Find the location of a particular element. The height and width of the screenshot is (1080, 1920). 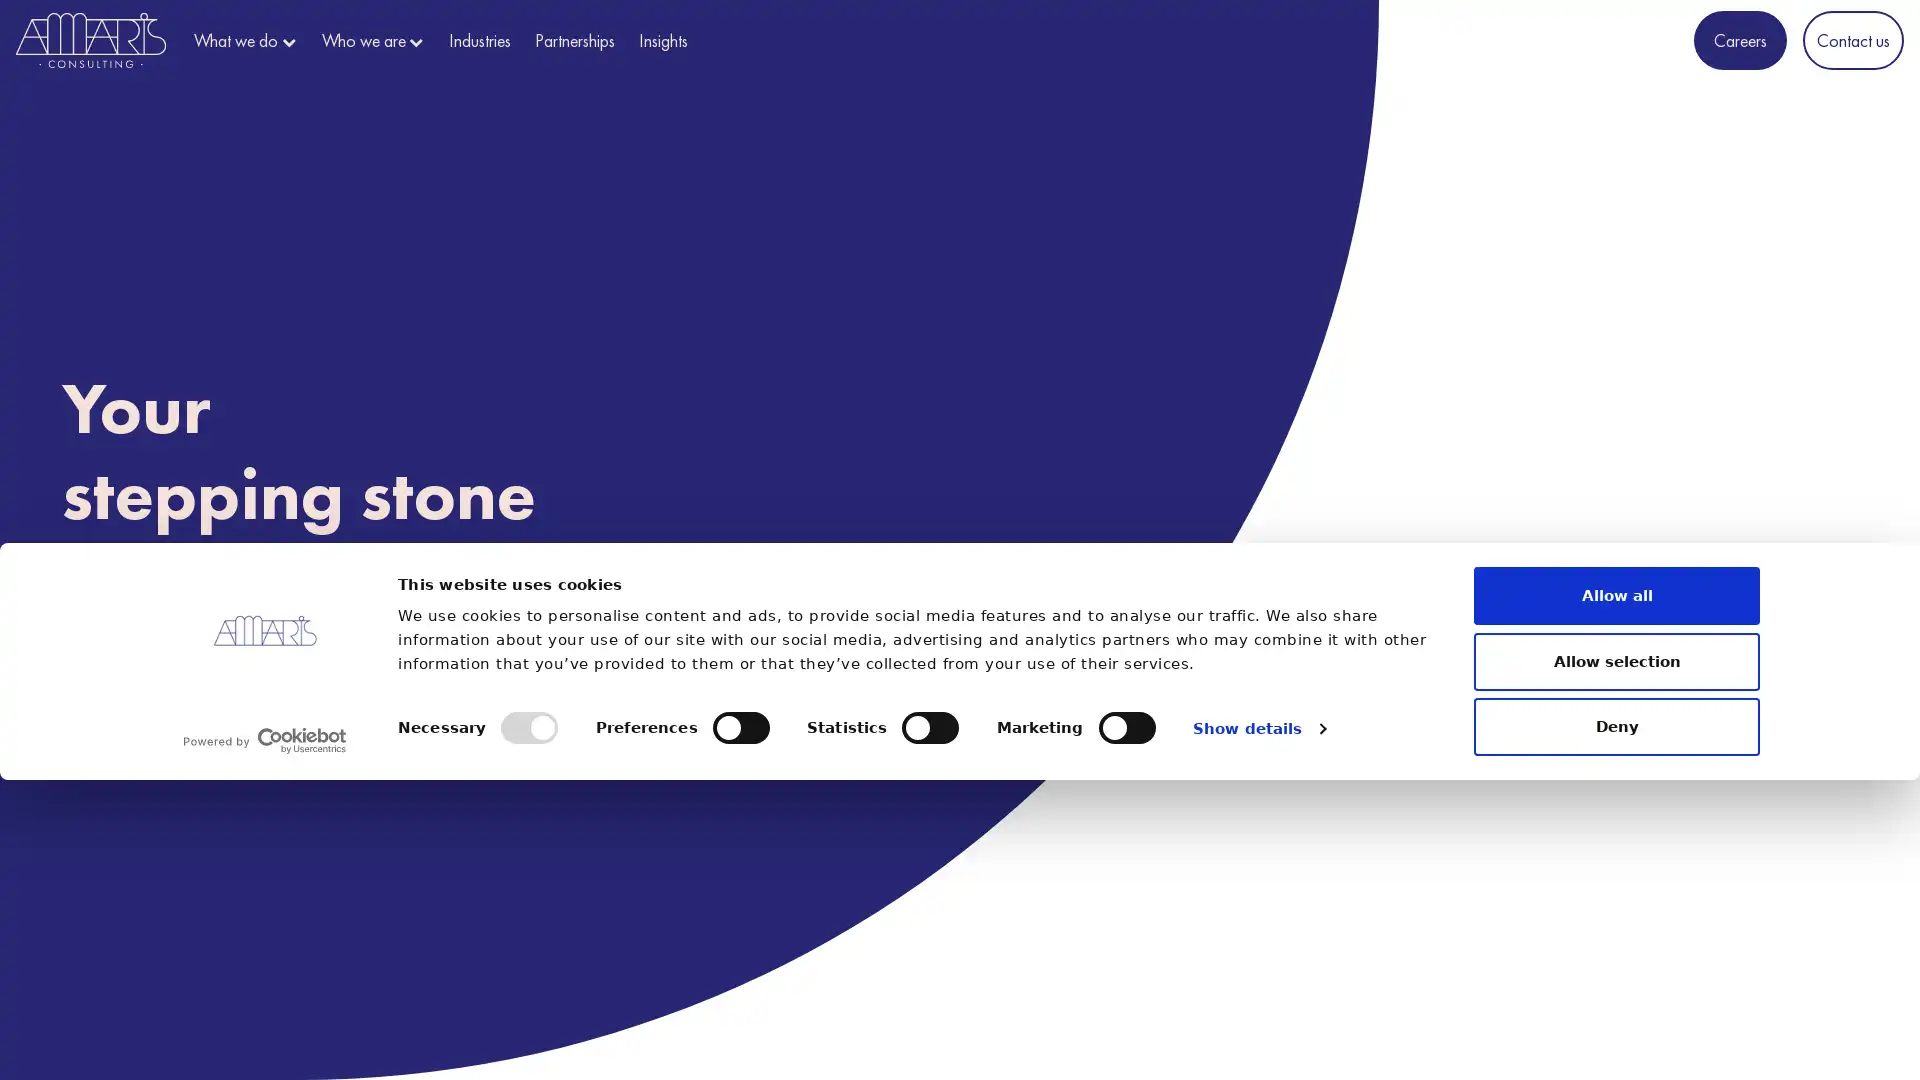

Contact us is located at coordinates (1852, 40).